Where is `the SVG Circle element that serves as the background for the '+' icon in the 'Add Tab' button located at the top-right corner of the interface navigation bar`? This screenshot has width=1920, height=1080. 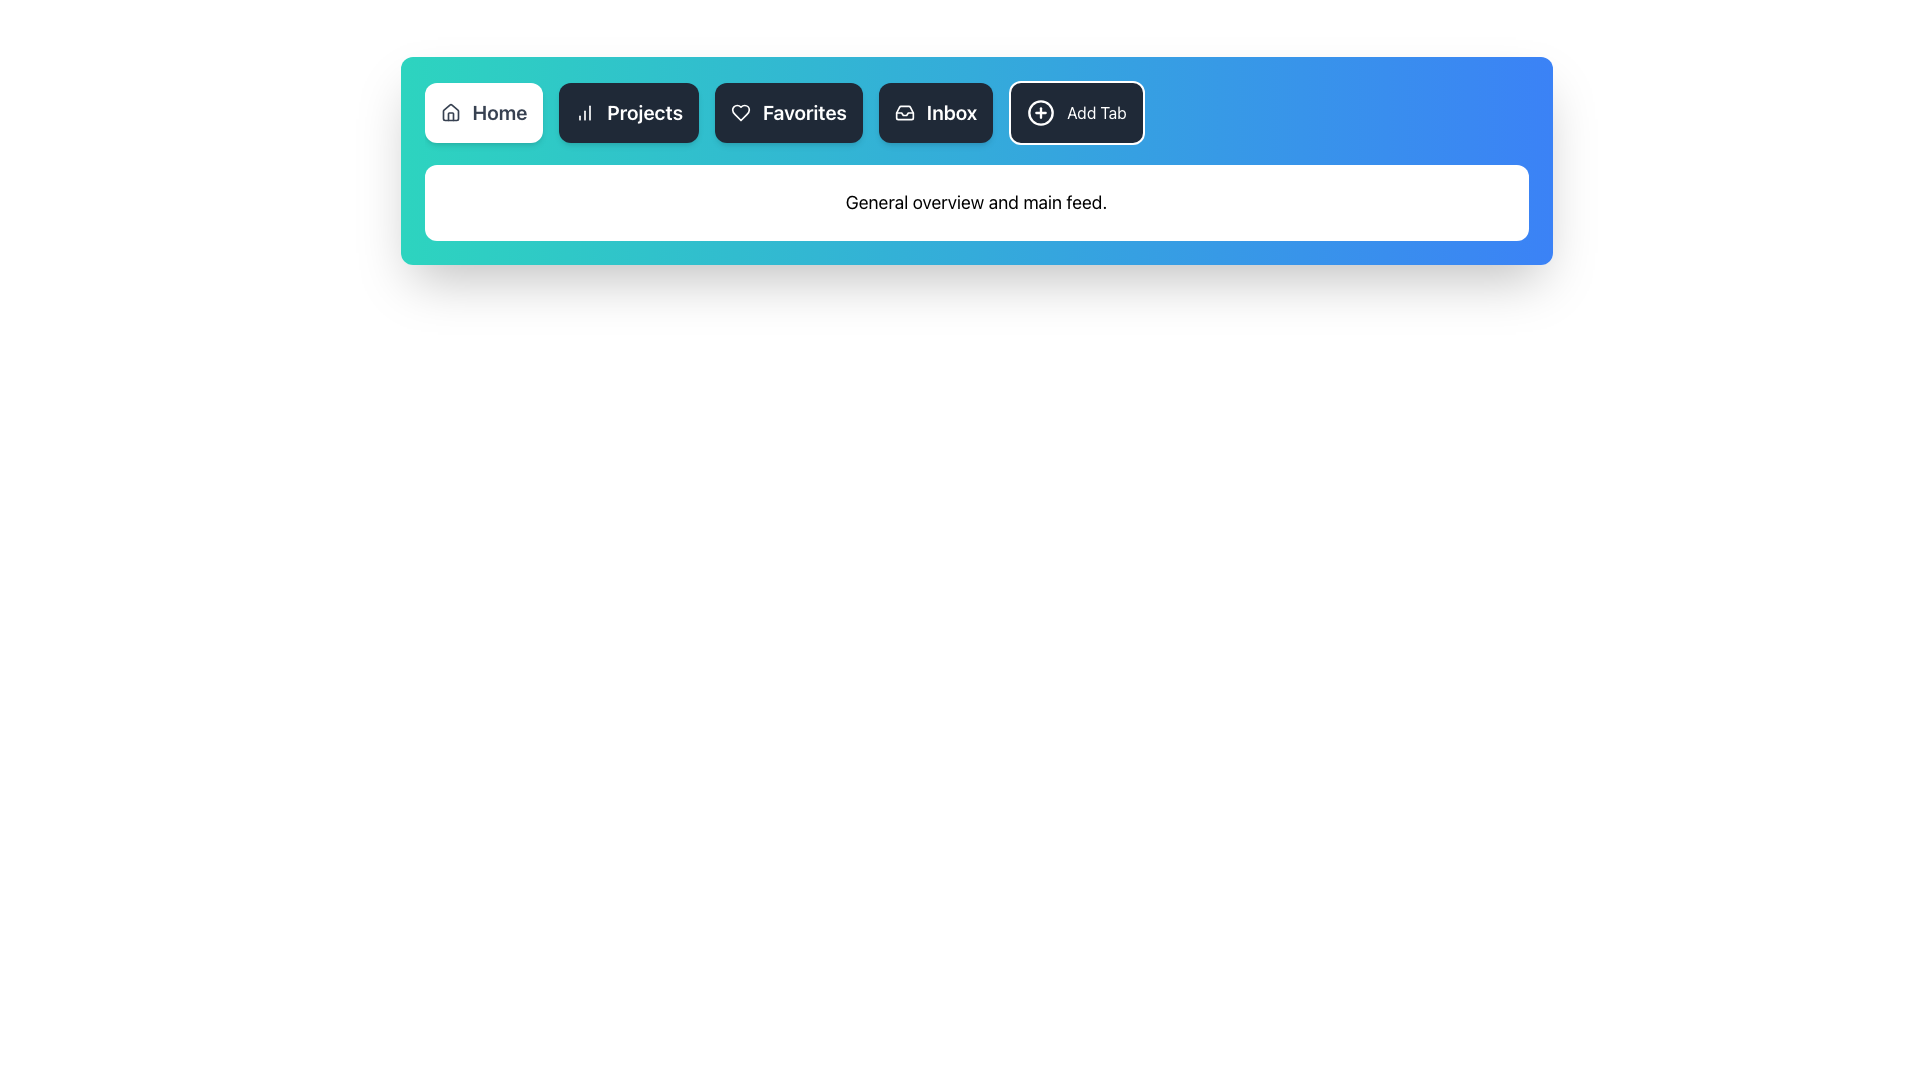 the SVG Circle element that serves as the background for the '+' icon in the 'Add Tab' button located at the top-right corner of the interface navigation bar is located at coordinates (1040, 112).